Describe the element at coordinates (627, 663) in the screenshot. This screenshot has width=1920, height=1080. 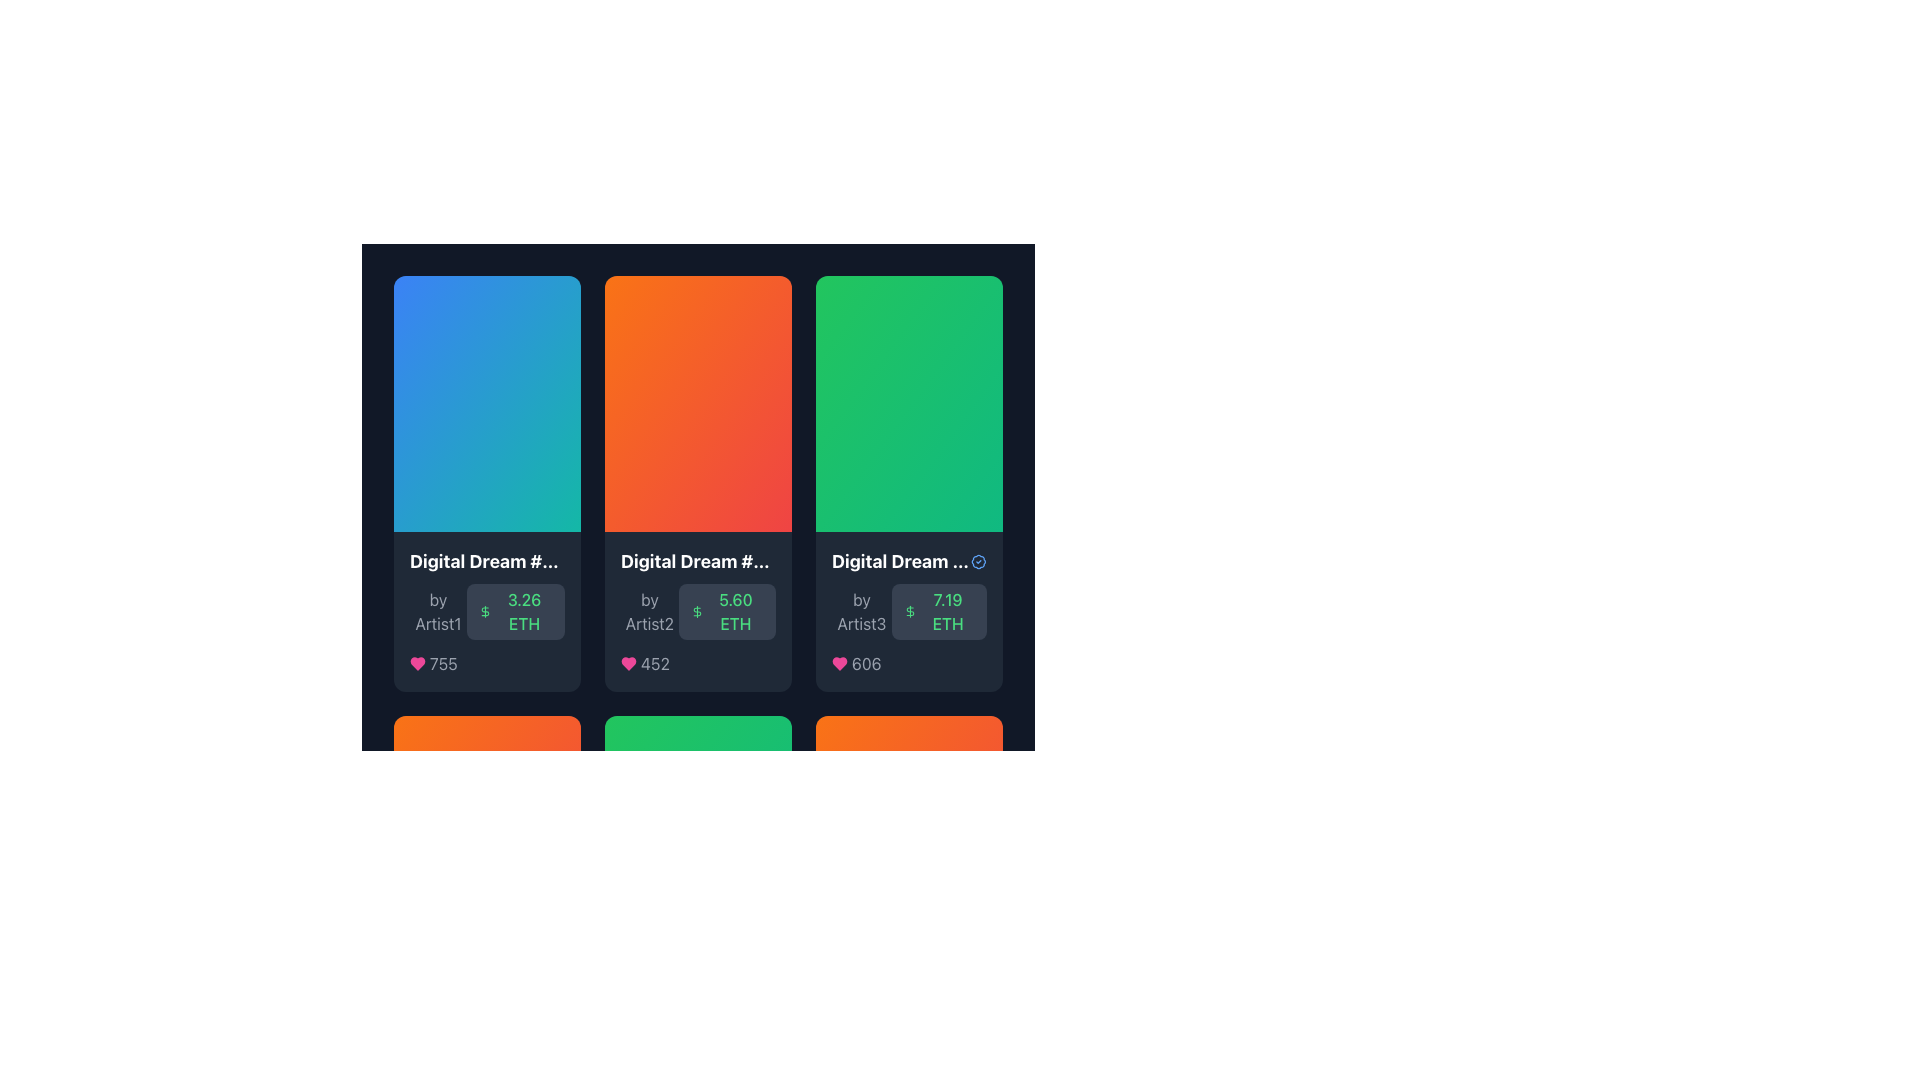
I see `the heart-shaped icon filled with pink color located in the bottom-left section of the third card` at that location.